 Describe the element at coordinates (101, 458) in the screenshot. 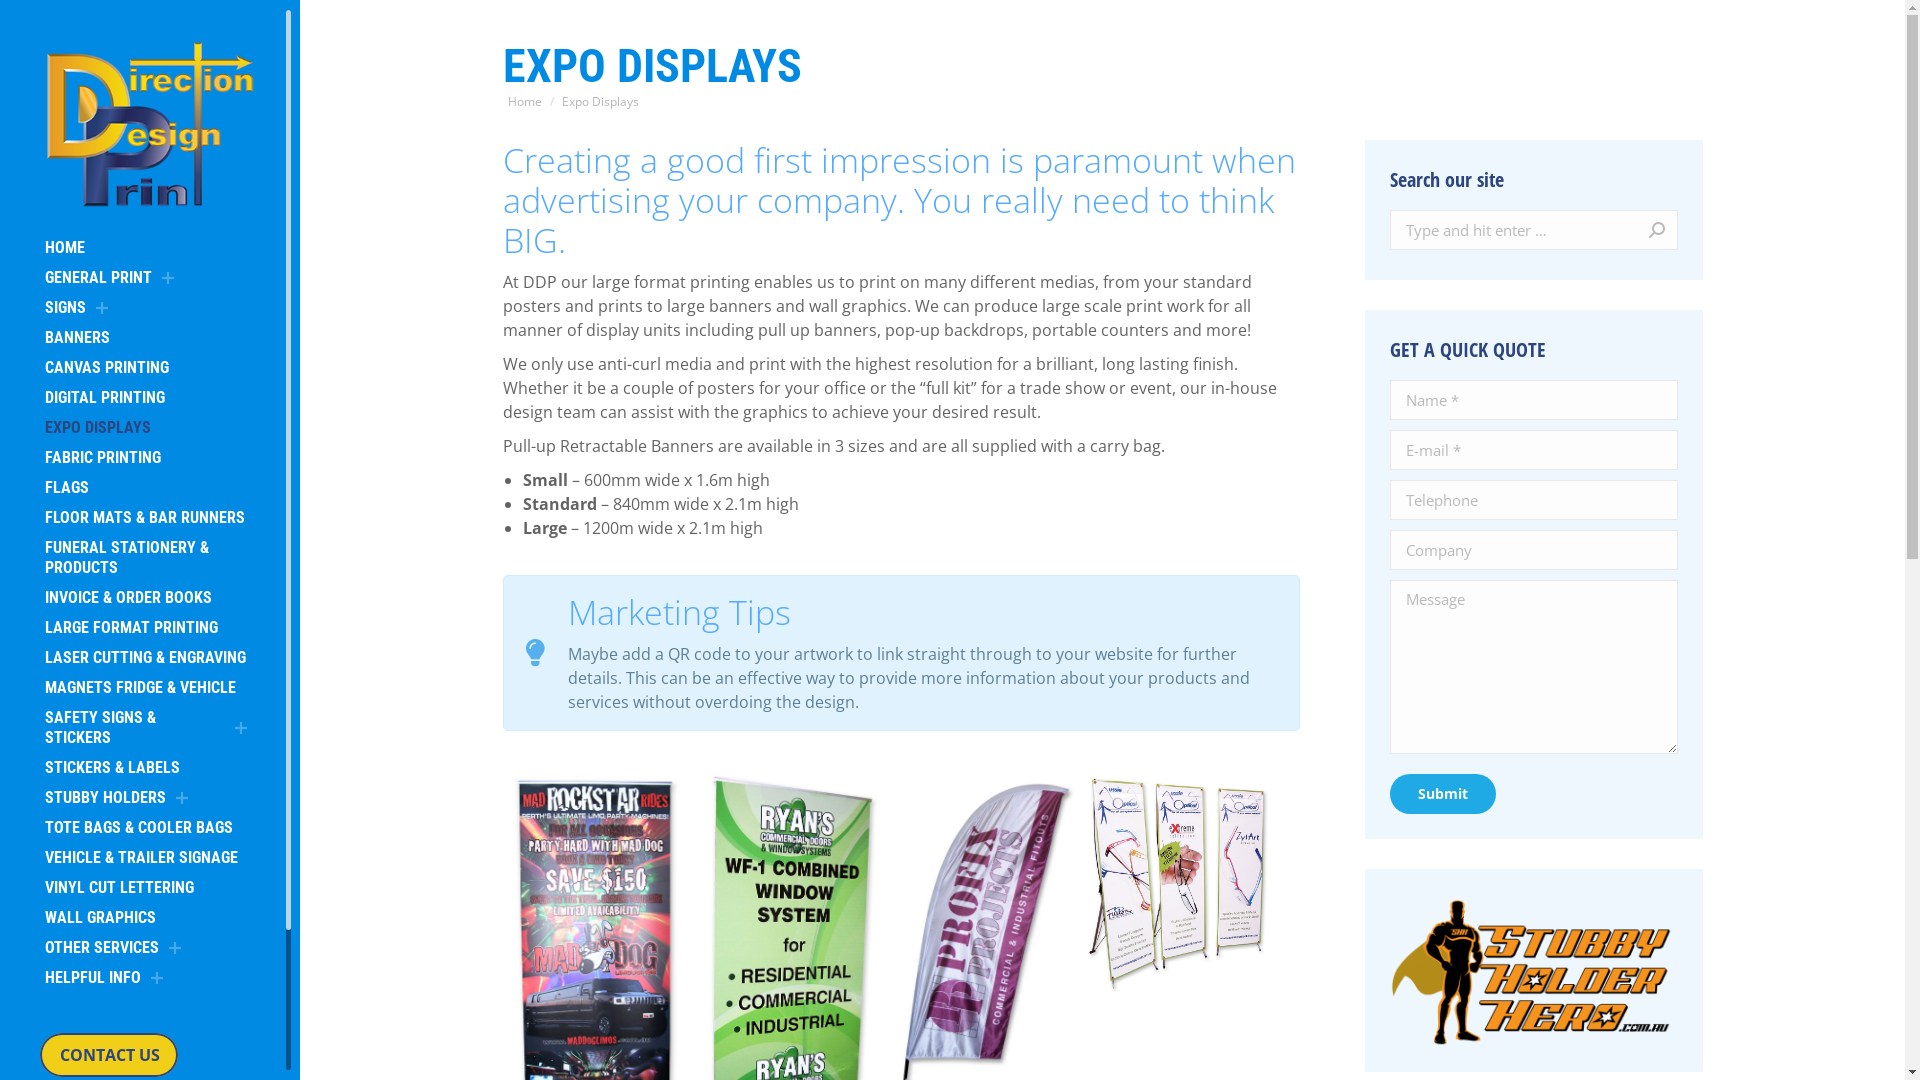

I see `'FABRIC PRINTING'` at that location.